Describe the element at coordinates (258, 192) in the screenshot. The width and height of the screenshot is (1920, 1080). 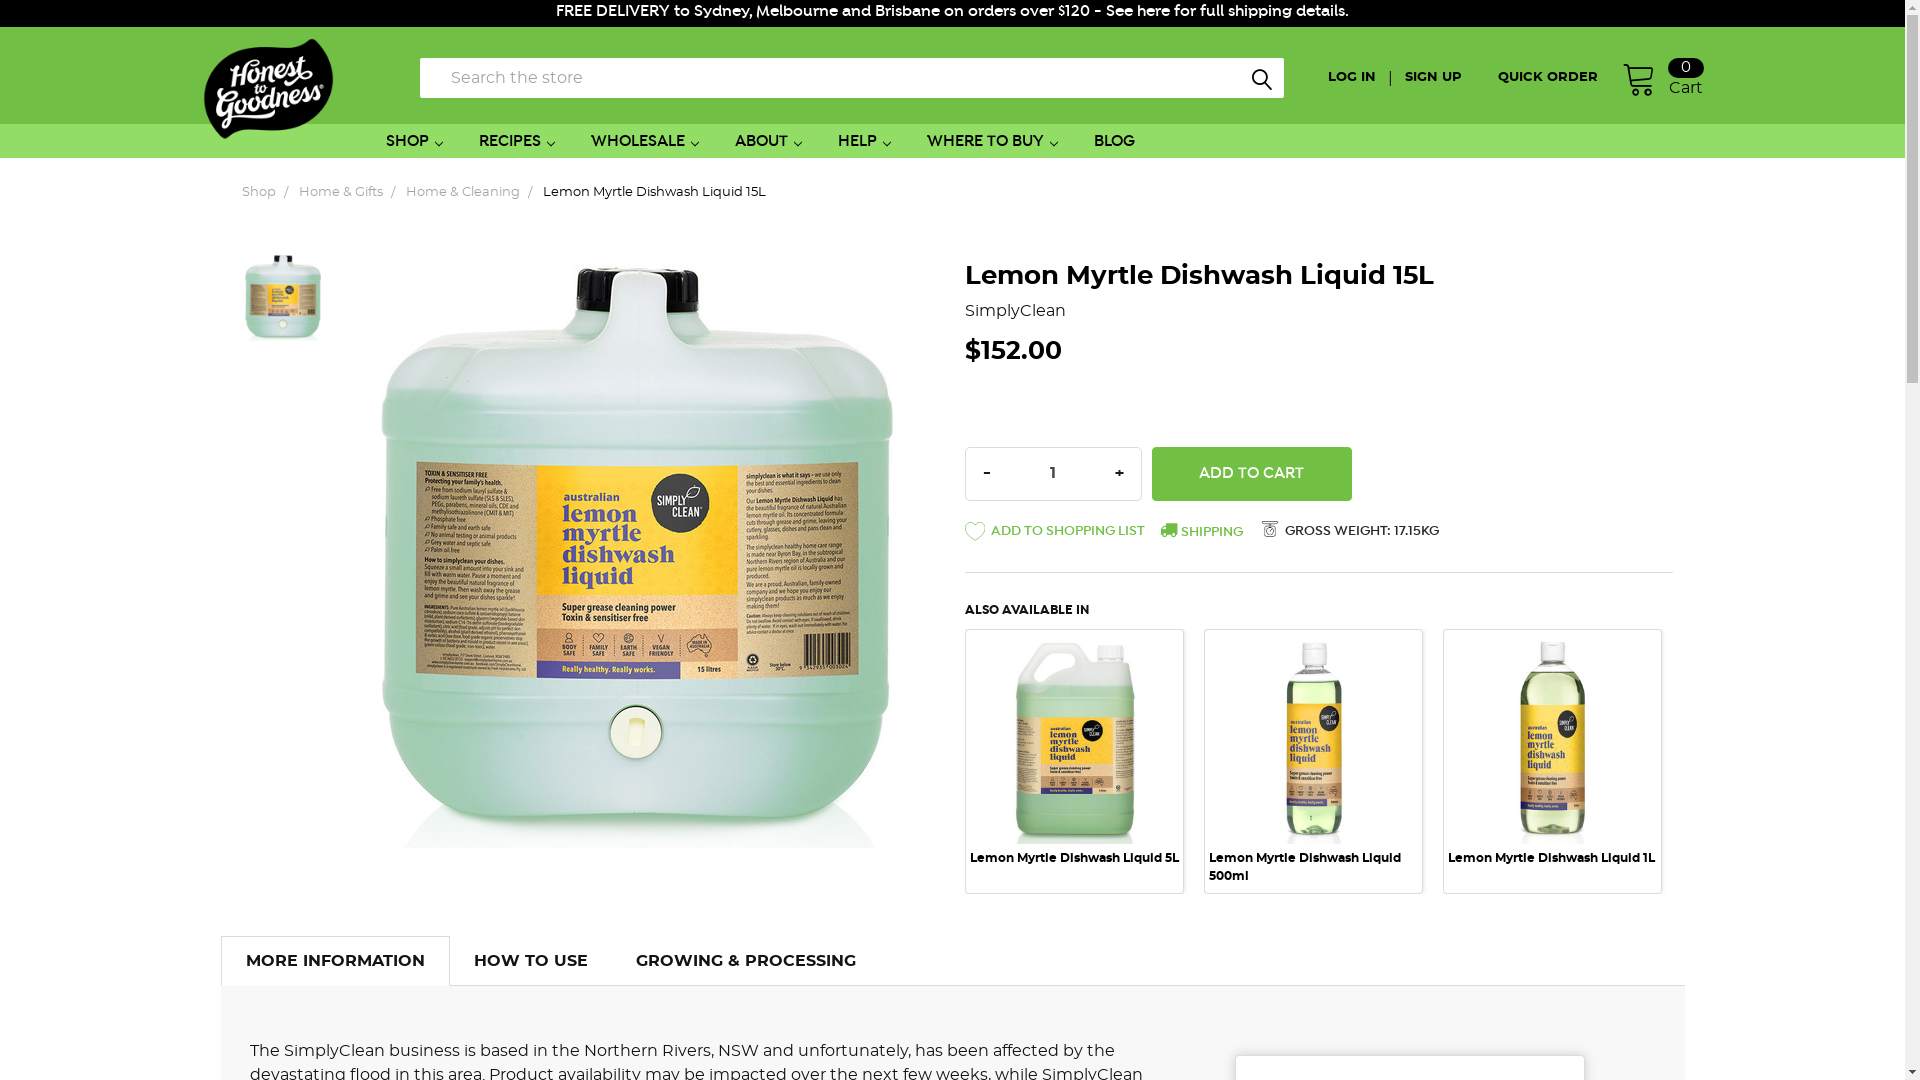
I see `'Shop'` at that location.